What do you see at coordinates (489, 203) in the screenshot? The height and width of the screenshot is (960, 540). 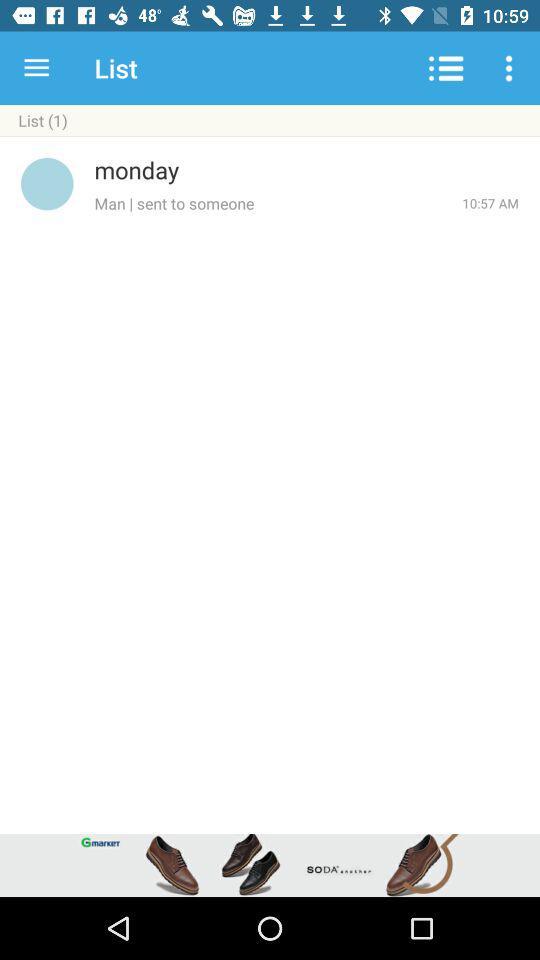 I see `icon next to the man sent to` at bounding box center [489, 203].